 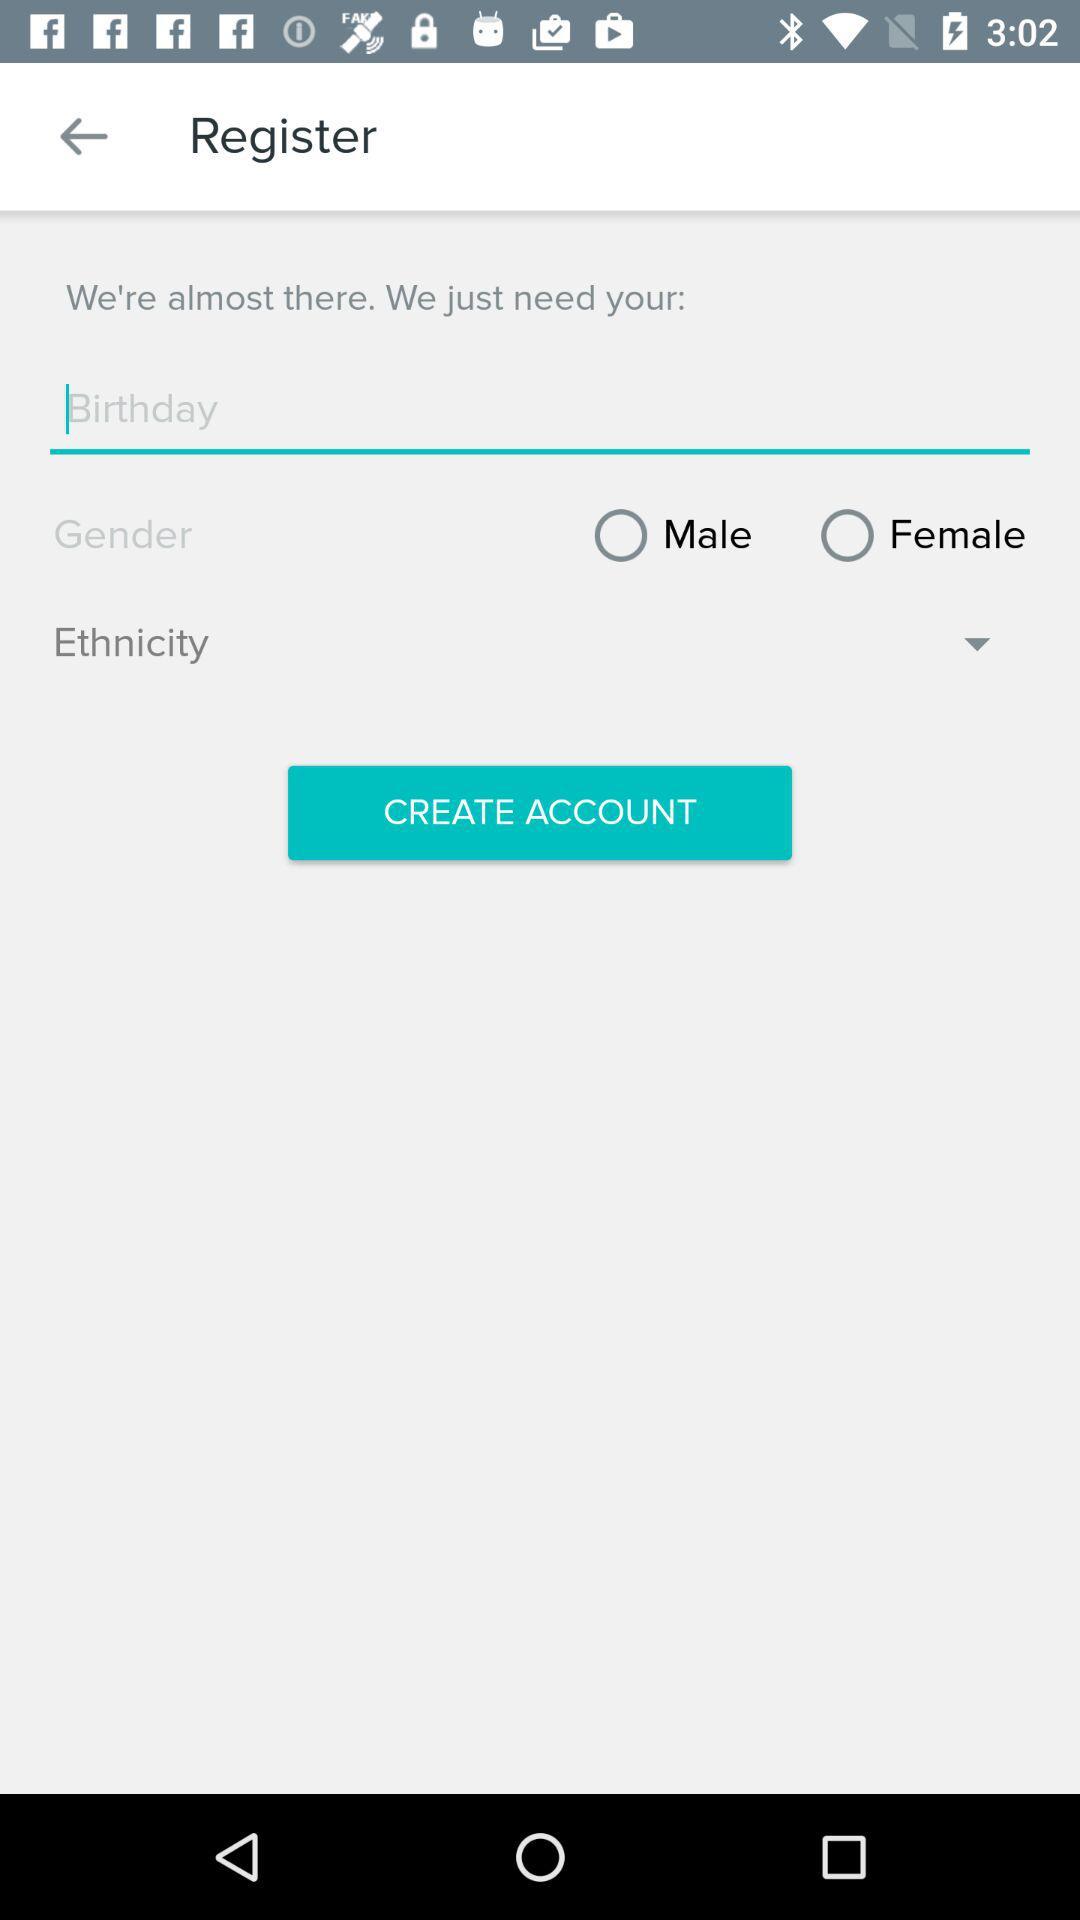 I want to click on birthday, so click(x=540, y=408).